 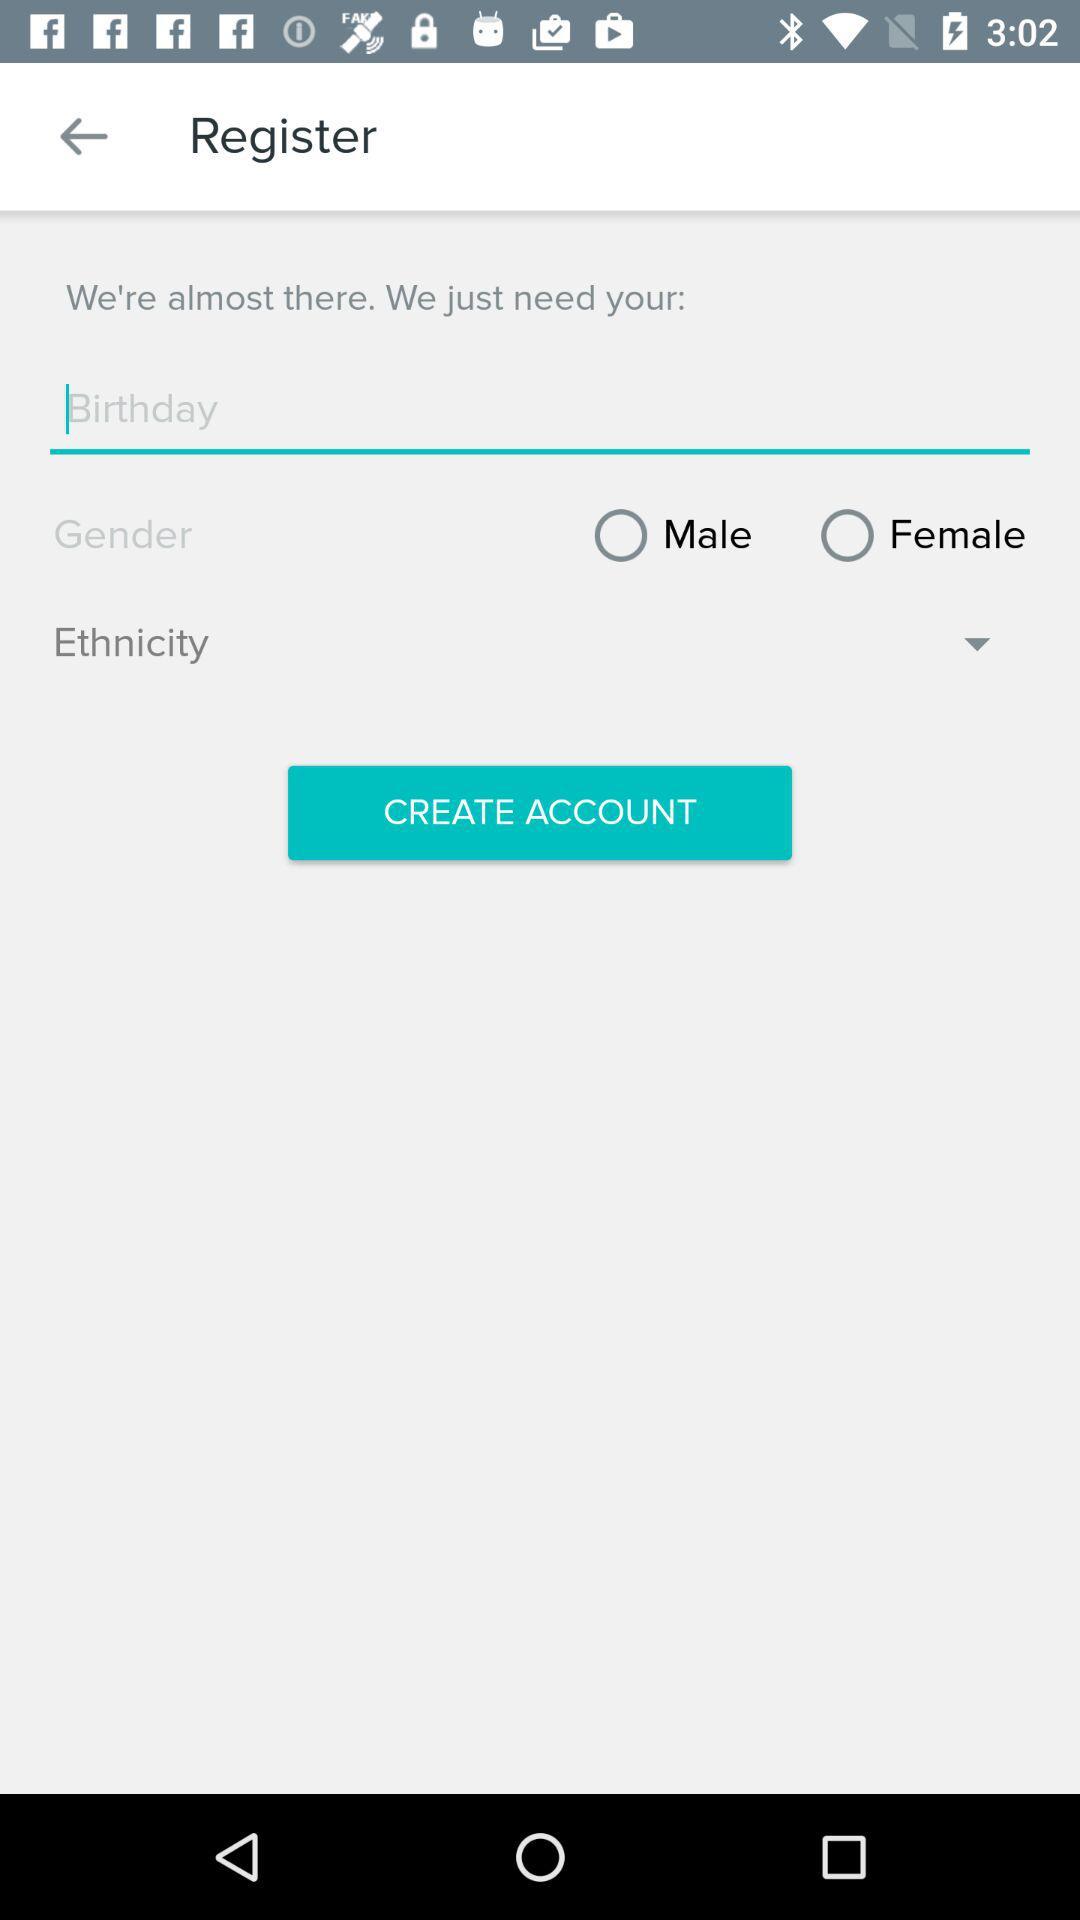 I want to click on birthday, so click(x=540, y=408).